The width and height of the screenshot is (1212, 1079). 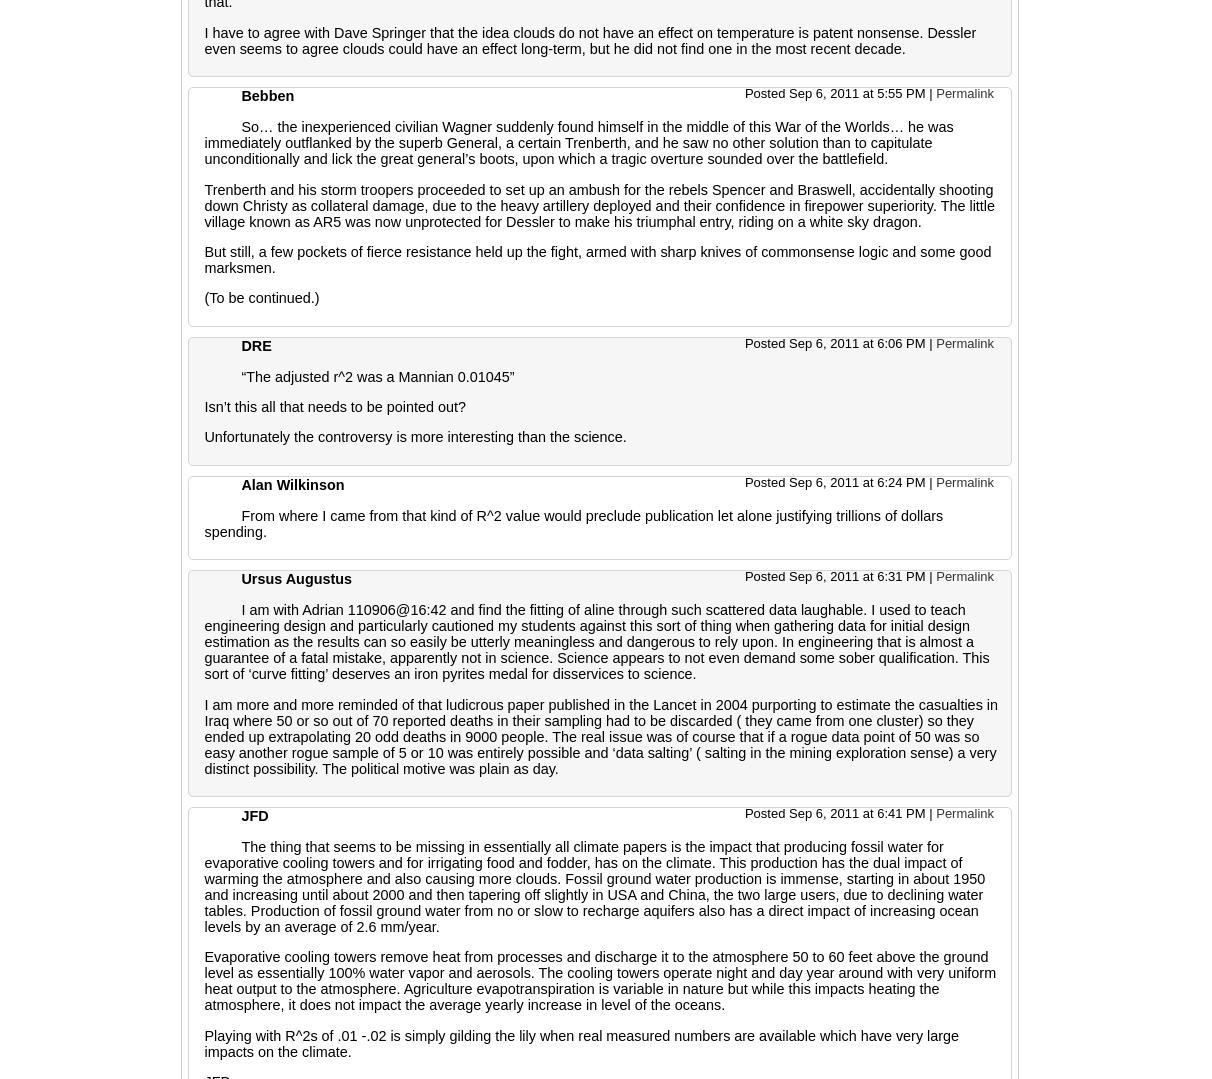 I want to click on 'DRE', so click(x=255, y=344).